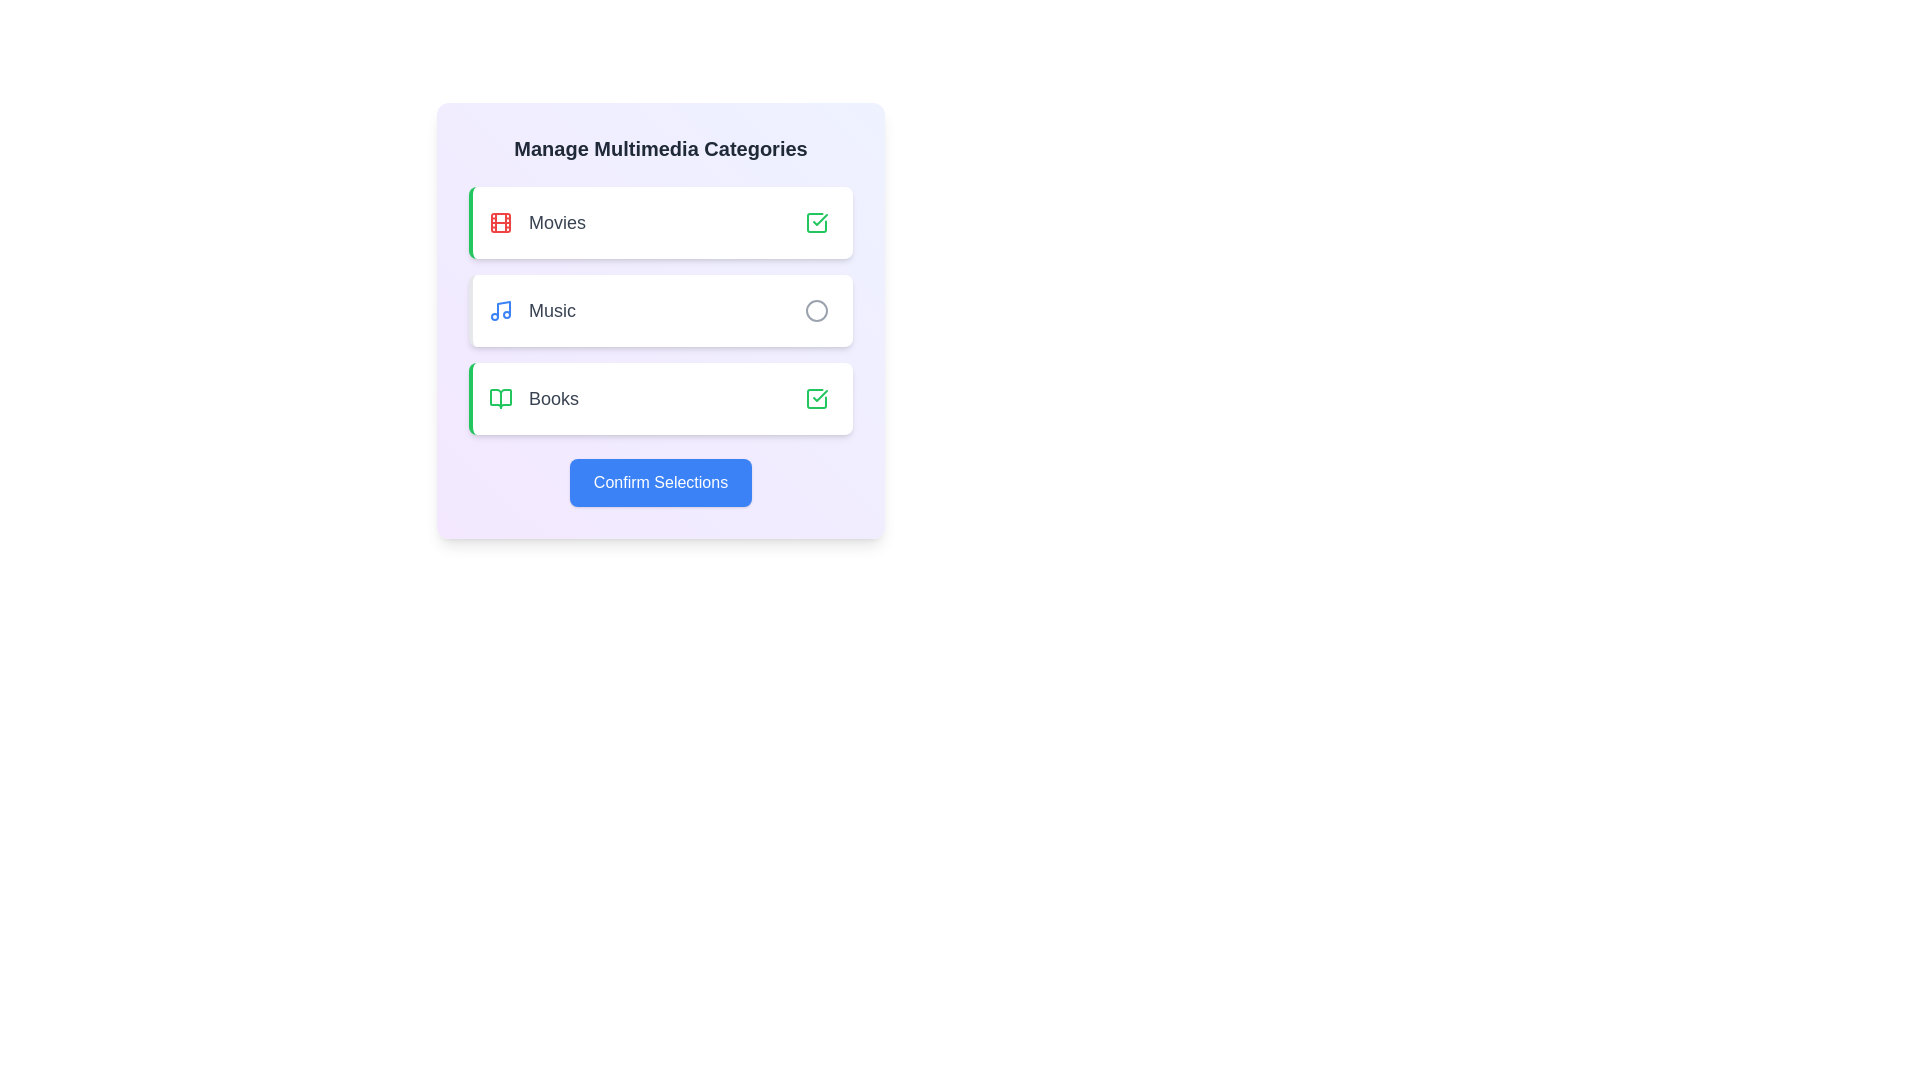 Image resolution: width=1920 pixels, height=1080 pixels. What do you see at coordinates (661, 223) in the screenshot?
I see `the category Movies to inspect its icon and text` at bounding box center [661, 223].